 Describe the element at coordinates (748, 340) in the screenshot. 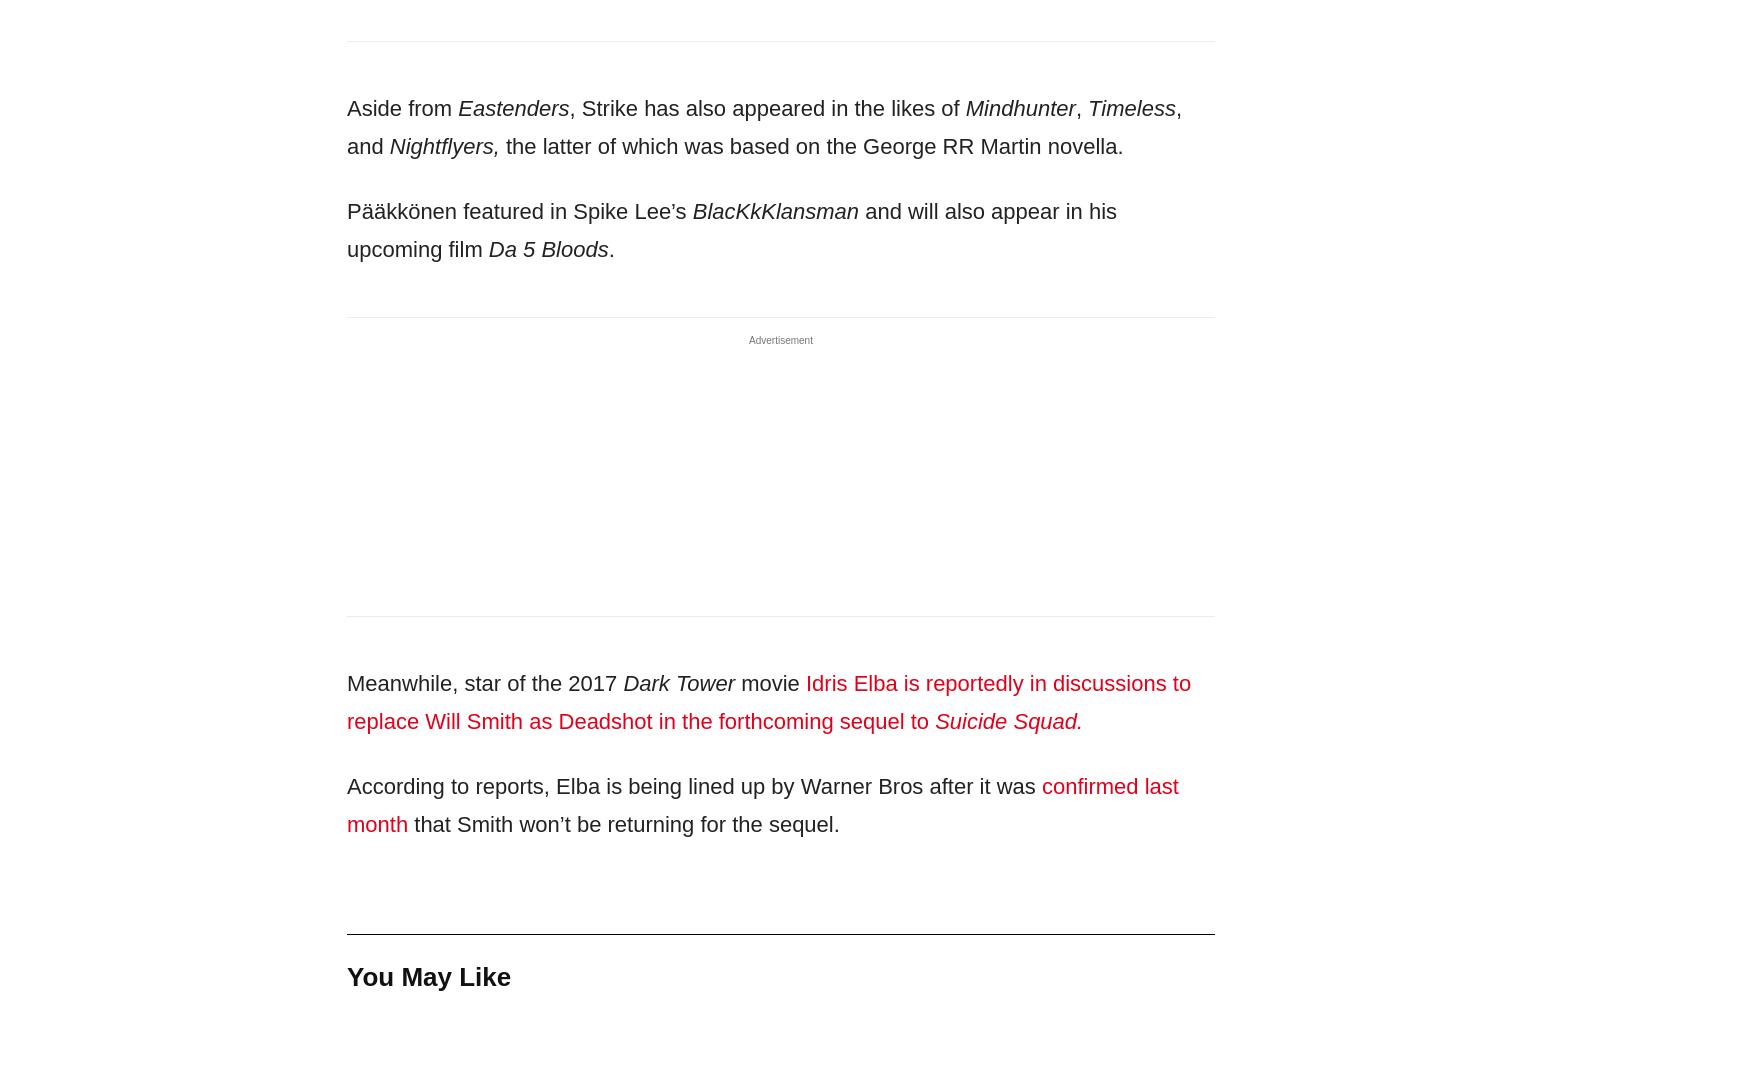

I see `'Advertisement'` at that location.